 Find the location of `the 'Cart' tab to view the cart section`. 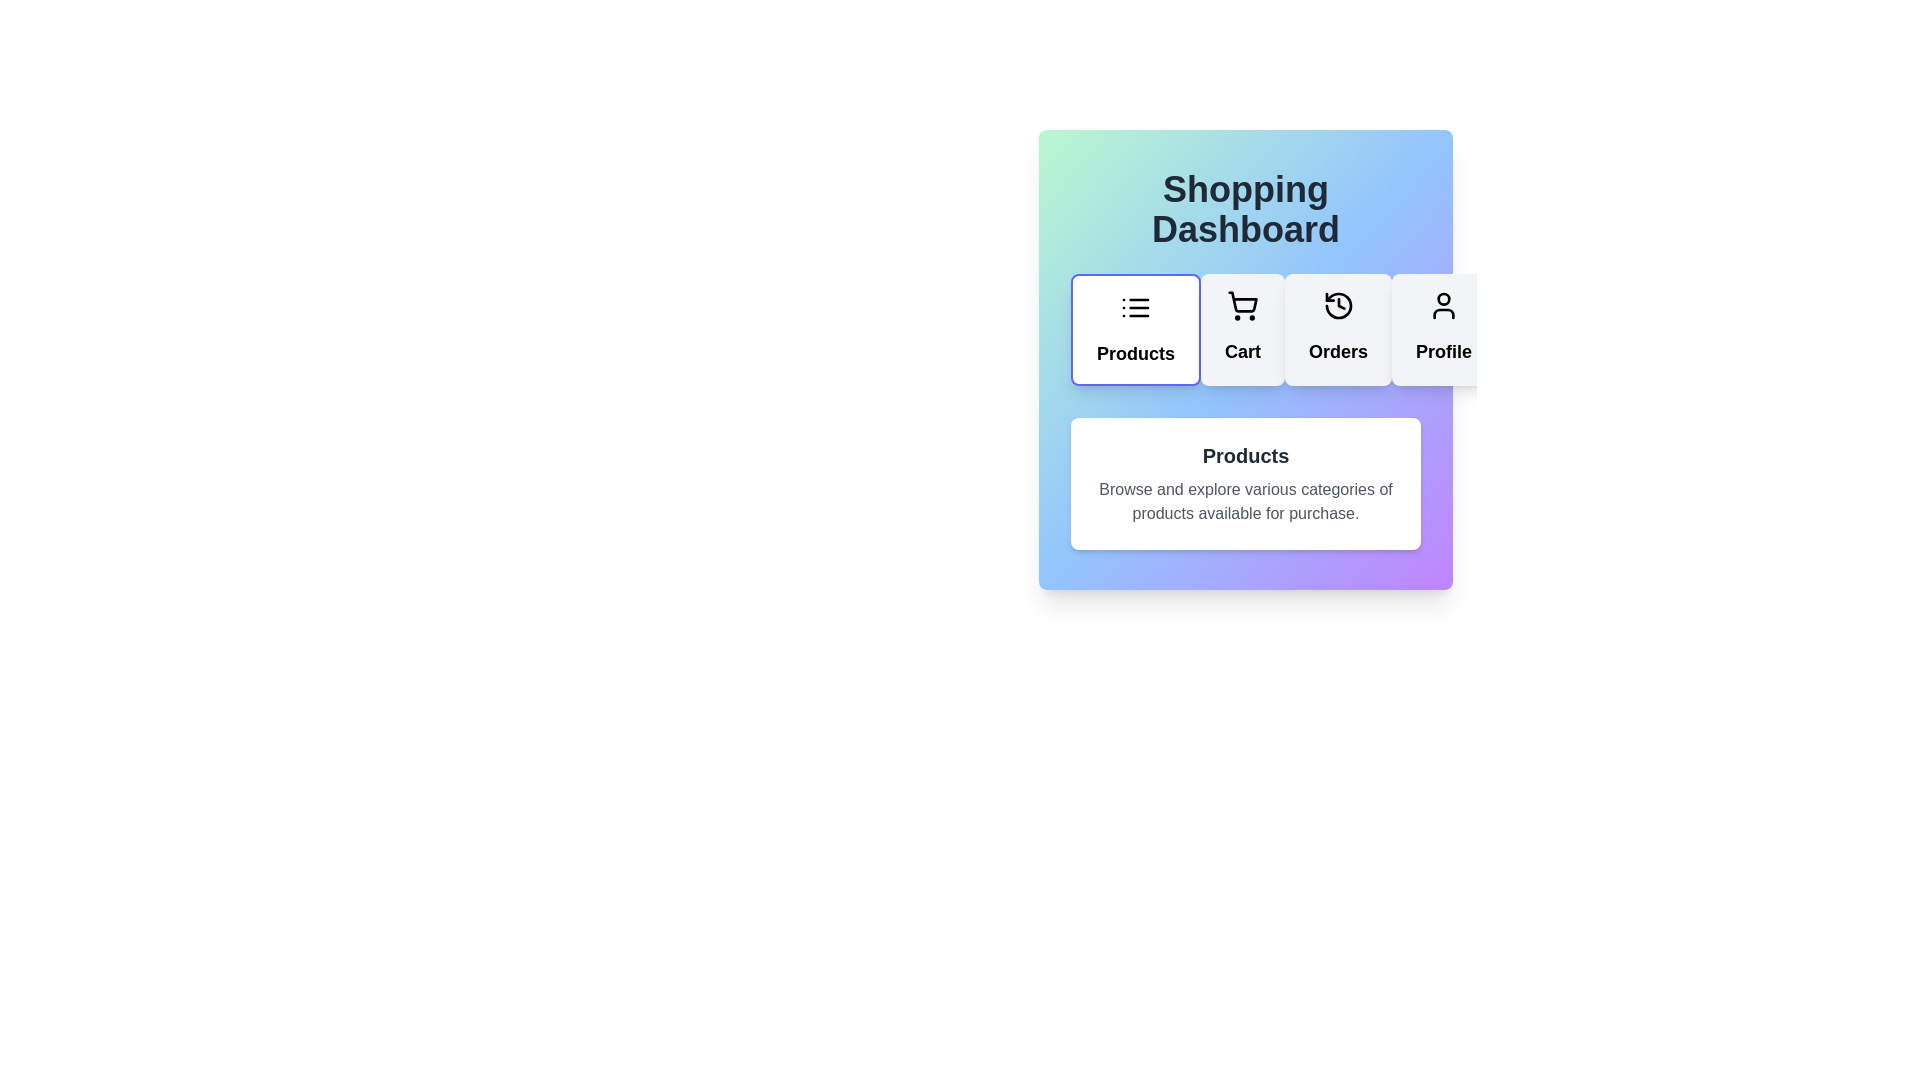

the 'Cart' tab to view the cart section is located at coordinates (1242, 329).